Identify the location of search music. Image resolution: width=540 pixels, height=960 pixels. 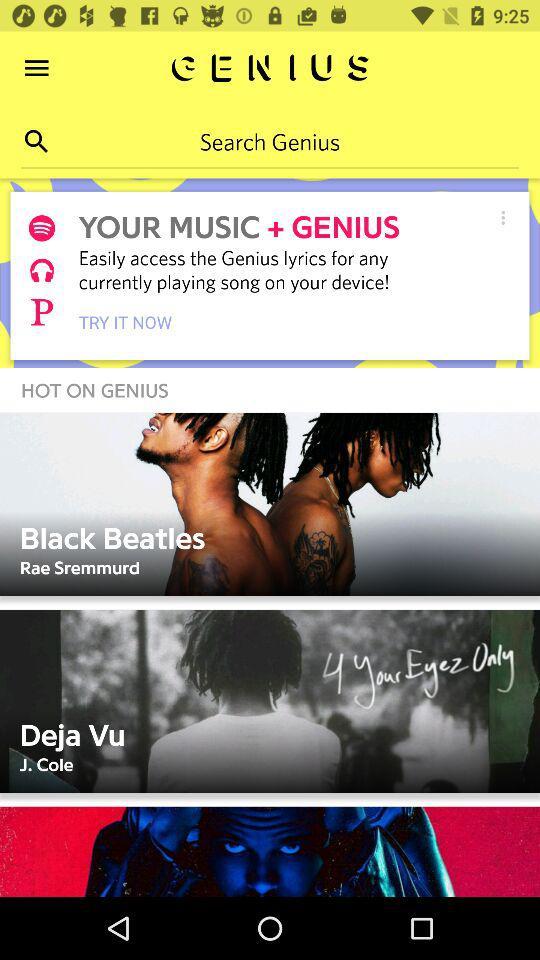
(36, 140).